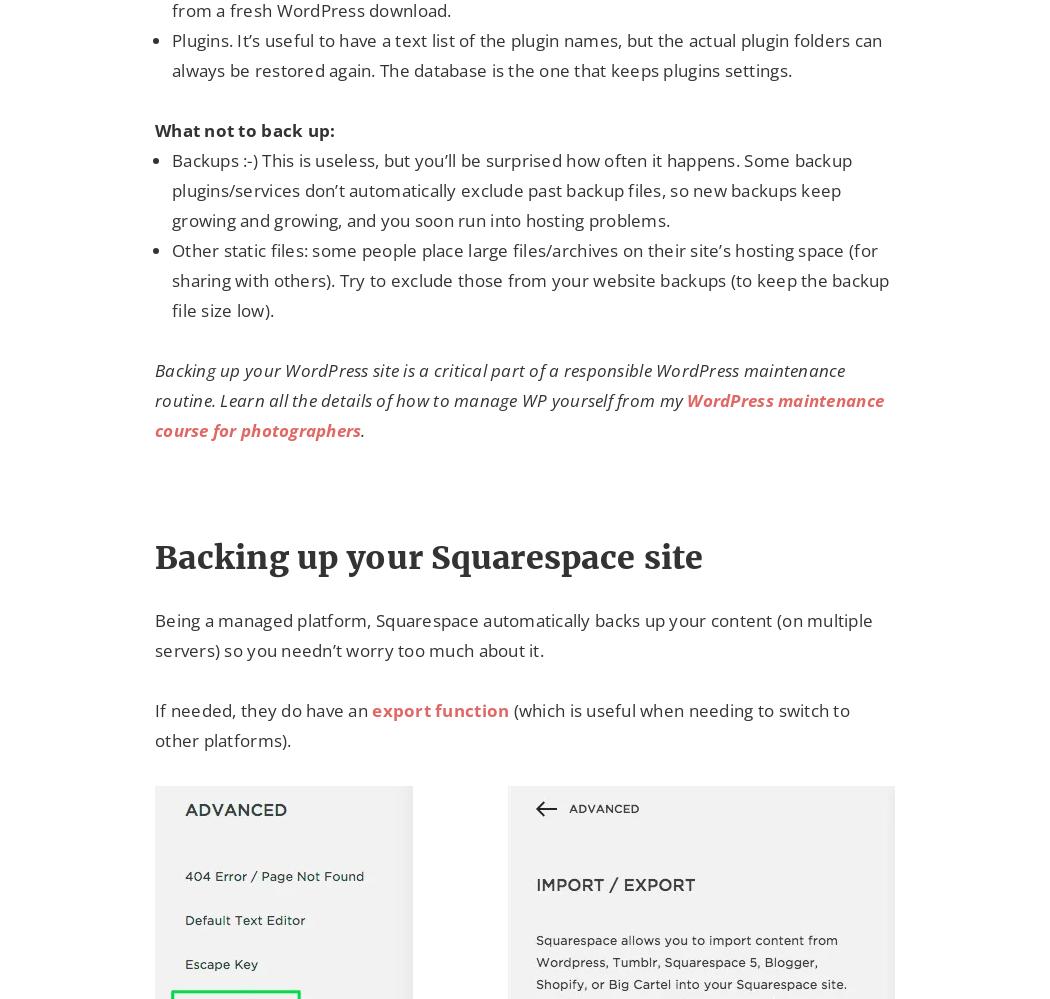 The image size is (1050, 999). Describe the element at coordinates (171, 54) in the screenshot. I see `'Plugins. It’s useful to have a text list of the plugin names, but the actual plugin folders can always be restored again. The database is the one that keeps plugins settings.'` at that location.